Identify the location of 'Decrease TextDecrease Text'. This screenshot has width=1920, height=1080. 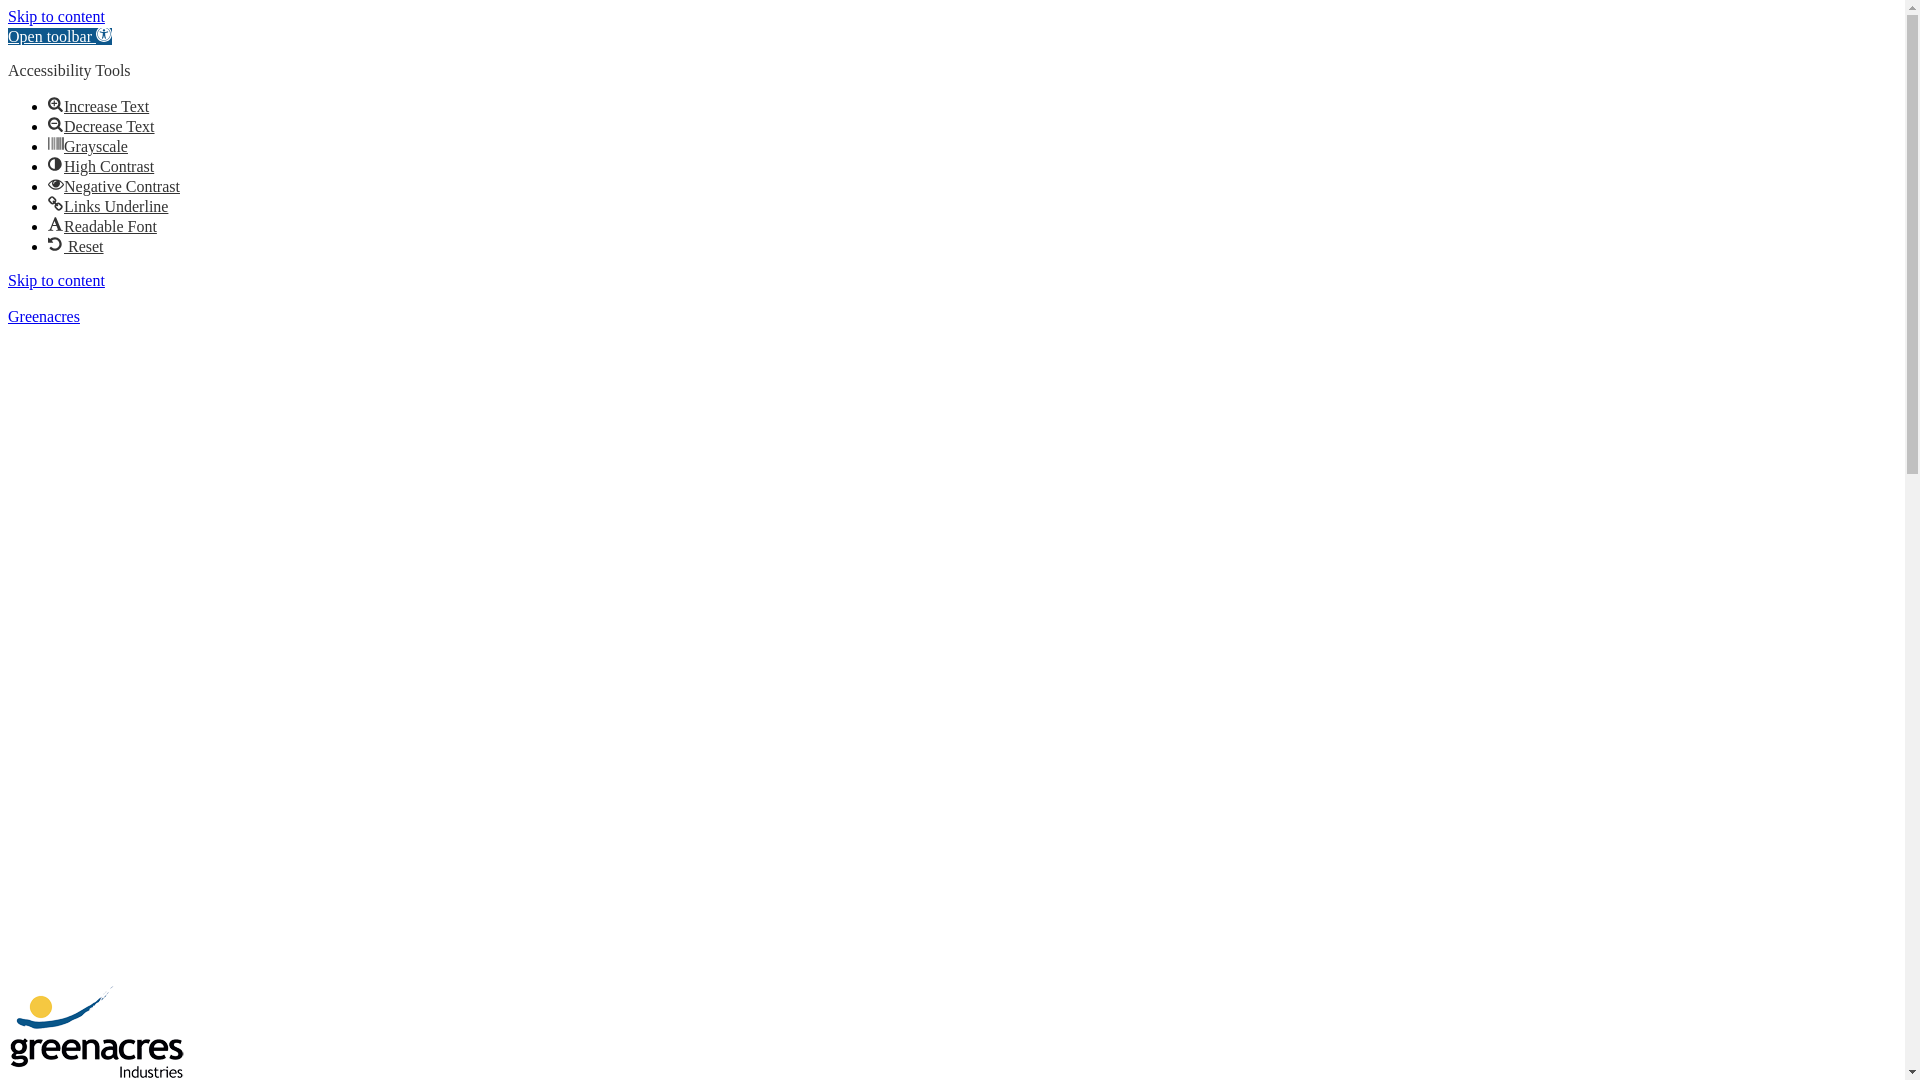
(100, 126).